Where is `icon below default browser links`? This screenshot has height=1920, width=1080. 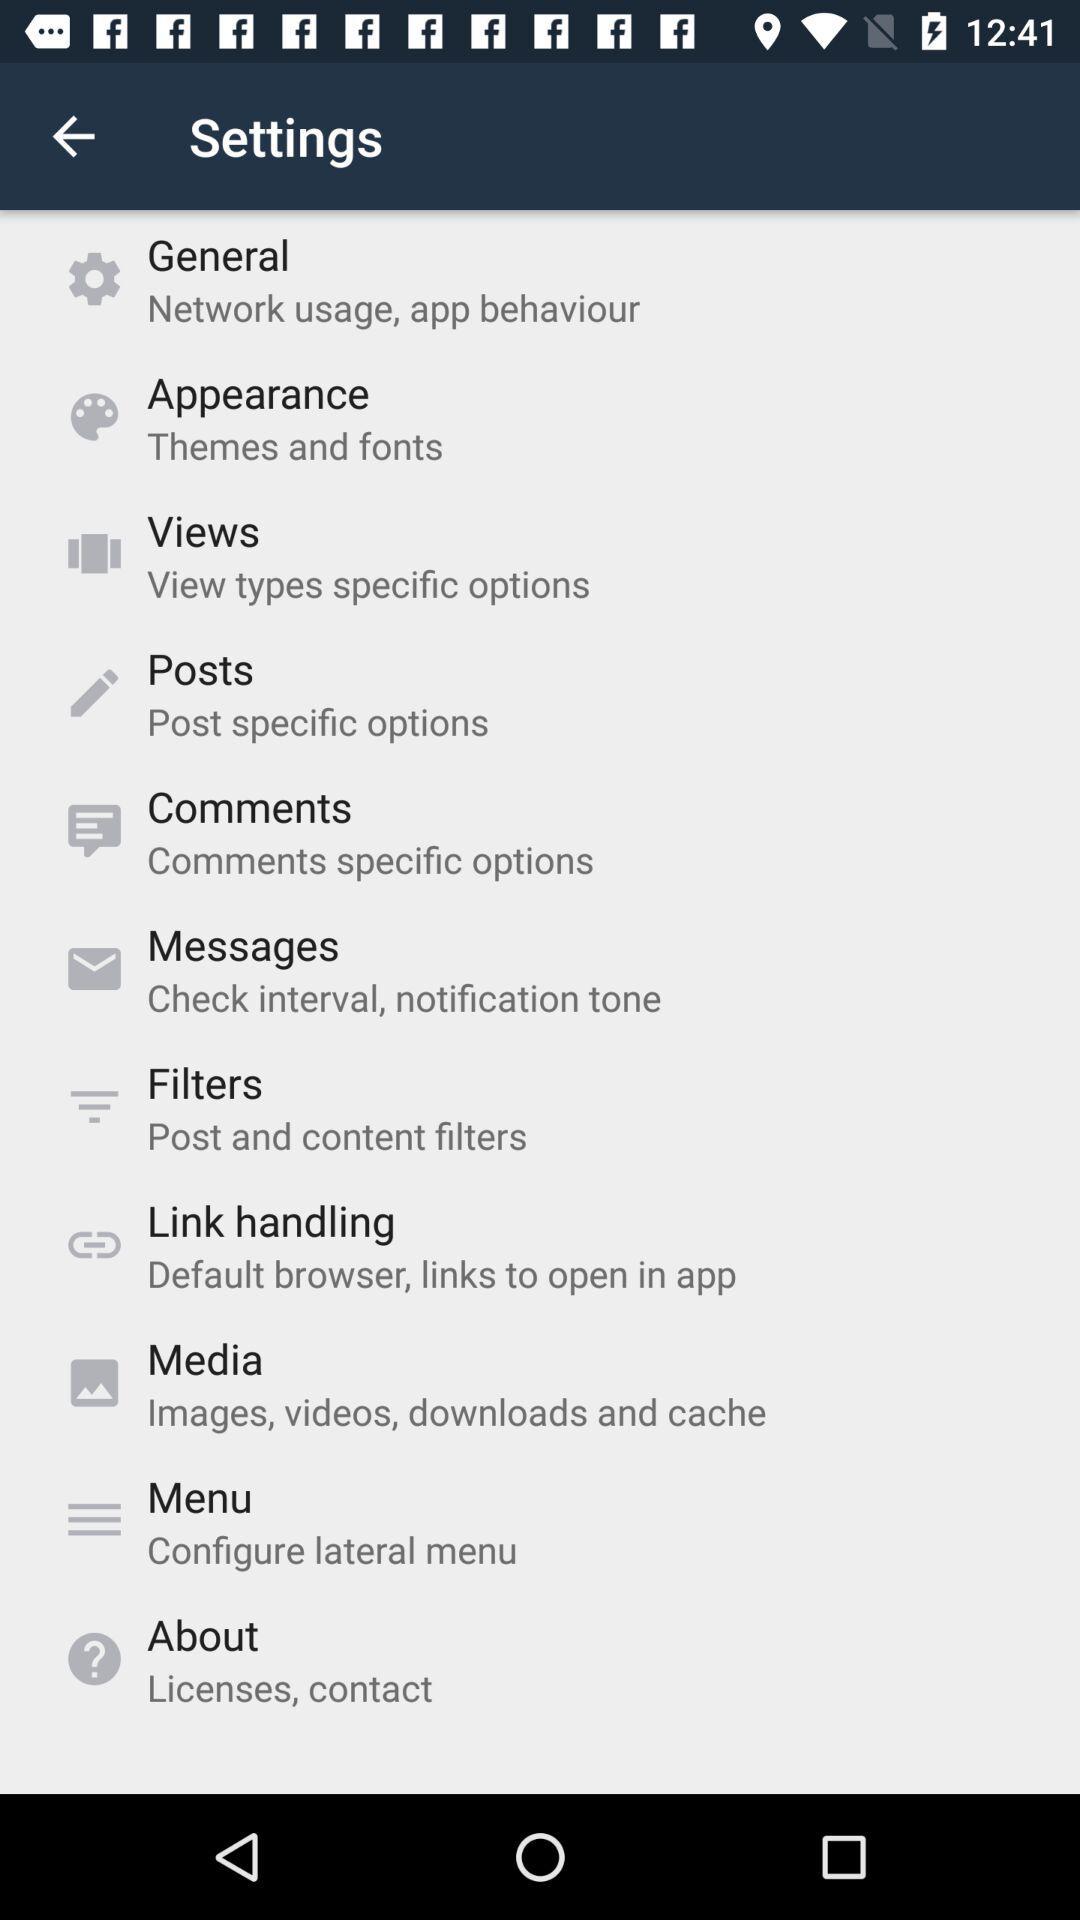
icon below default browser links is located at coordinates (205, 1358).